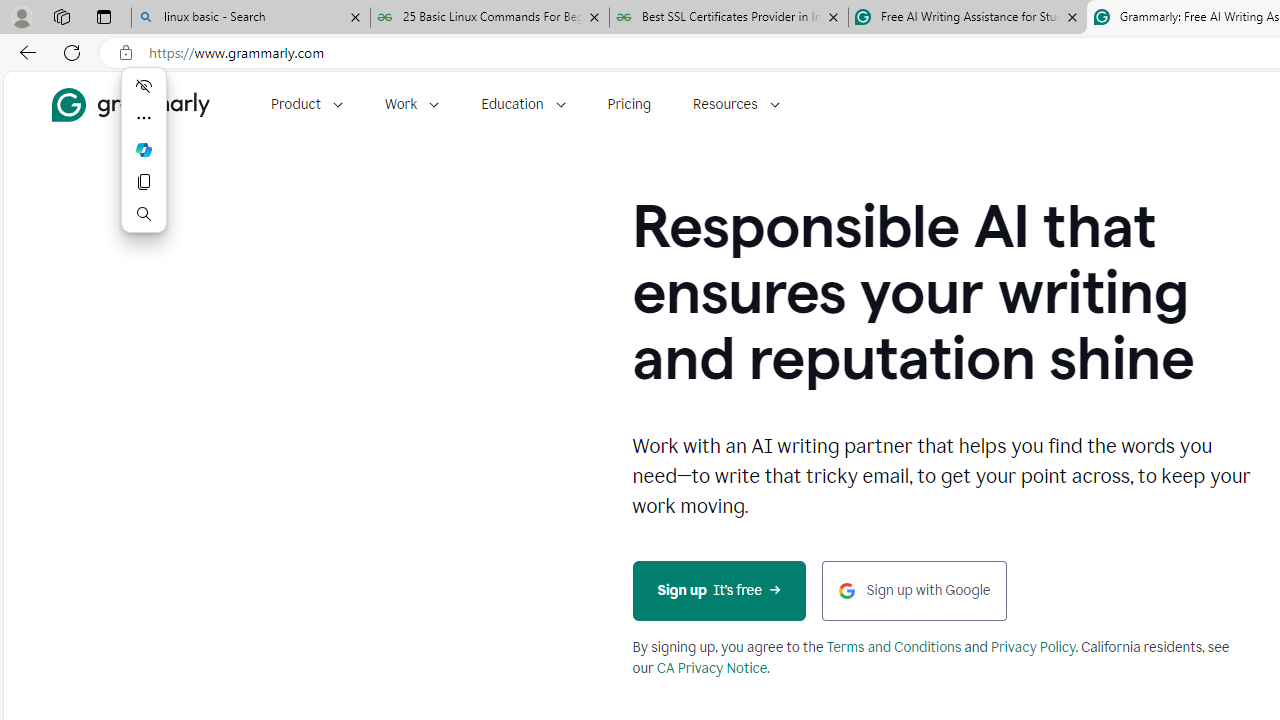 Image resolution: width=1280 pixels, height=720 pixels. I want to click on 'Sign up with Google', so click(913, 589).